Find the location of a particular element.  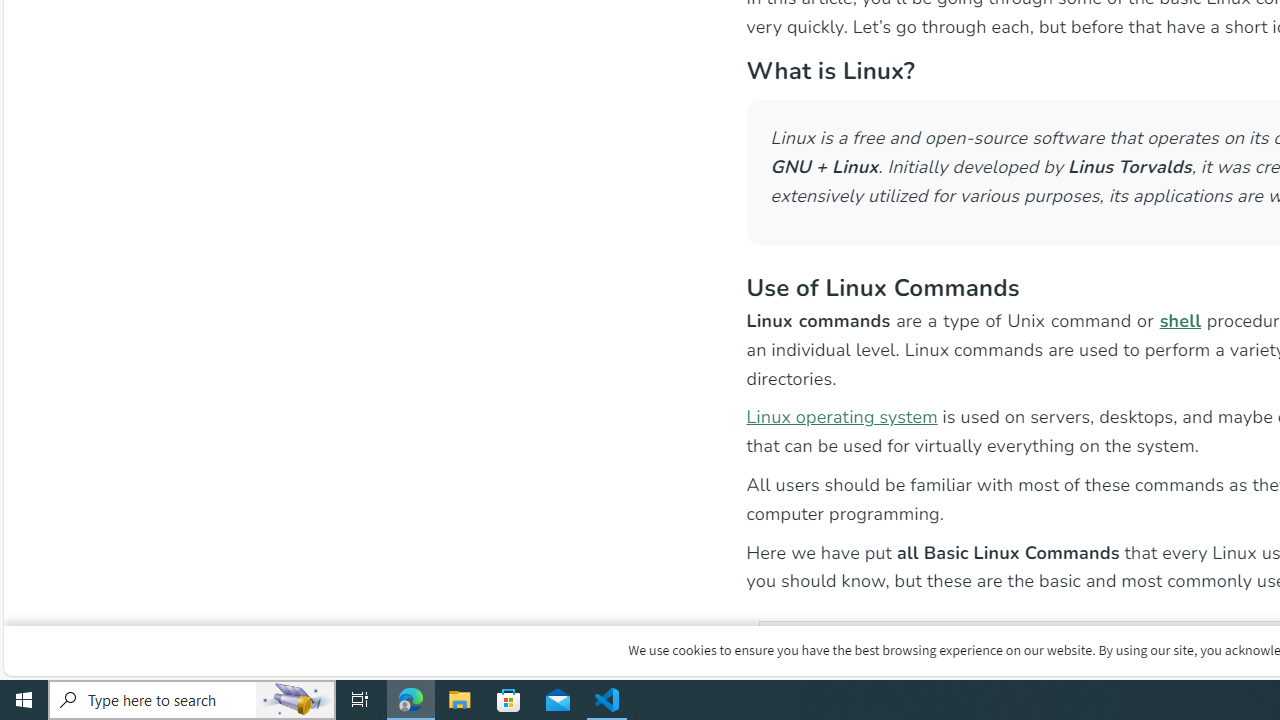

'Linux operating system' is located at coordinates (842, 416).